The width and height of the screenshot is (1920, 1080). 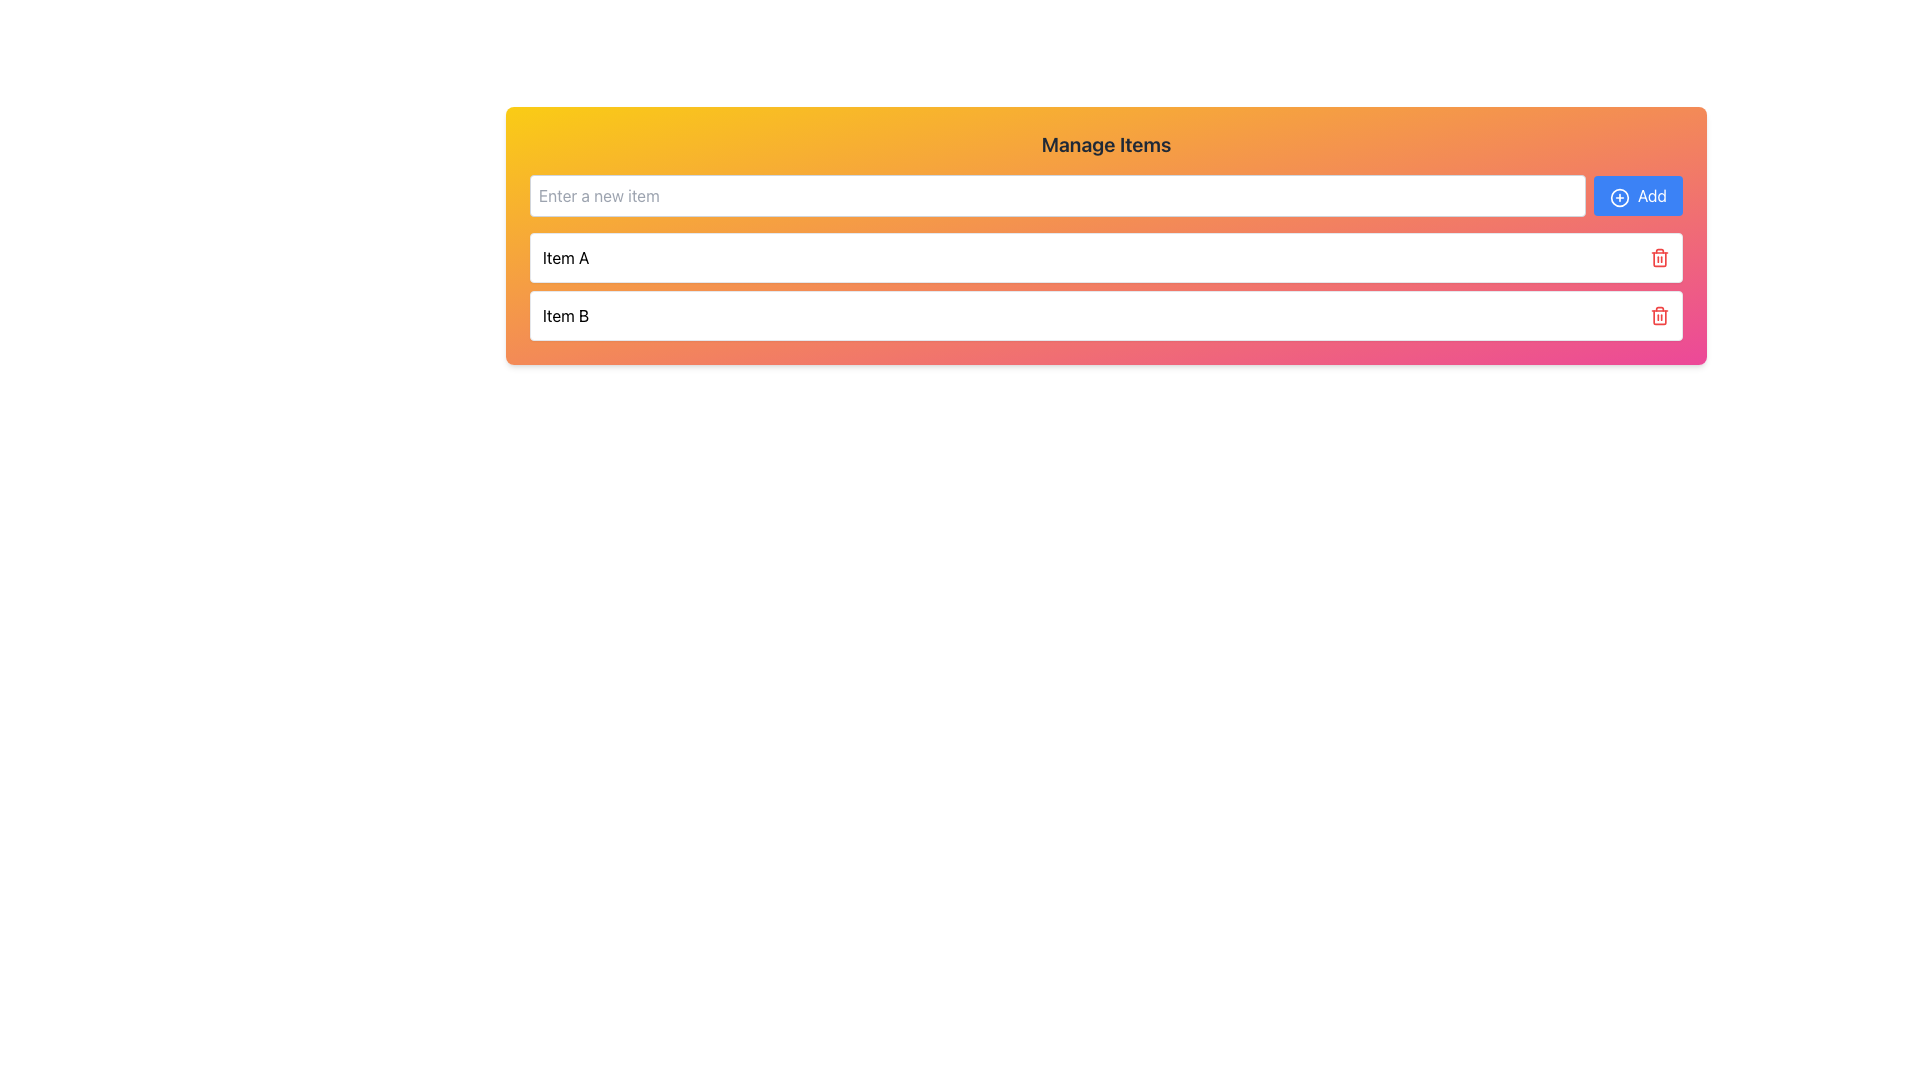 What do you see at coordinates (1638, 196) in the screenshot?
I see `the 'Add' button with a blue background and white text, which includes a circular '+' icon, located on the right side of the 'Enter a new item' input field` at bounding box center [1638, 196].